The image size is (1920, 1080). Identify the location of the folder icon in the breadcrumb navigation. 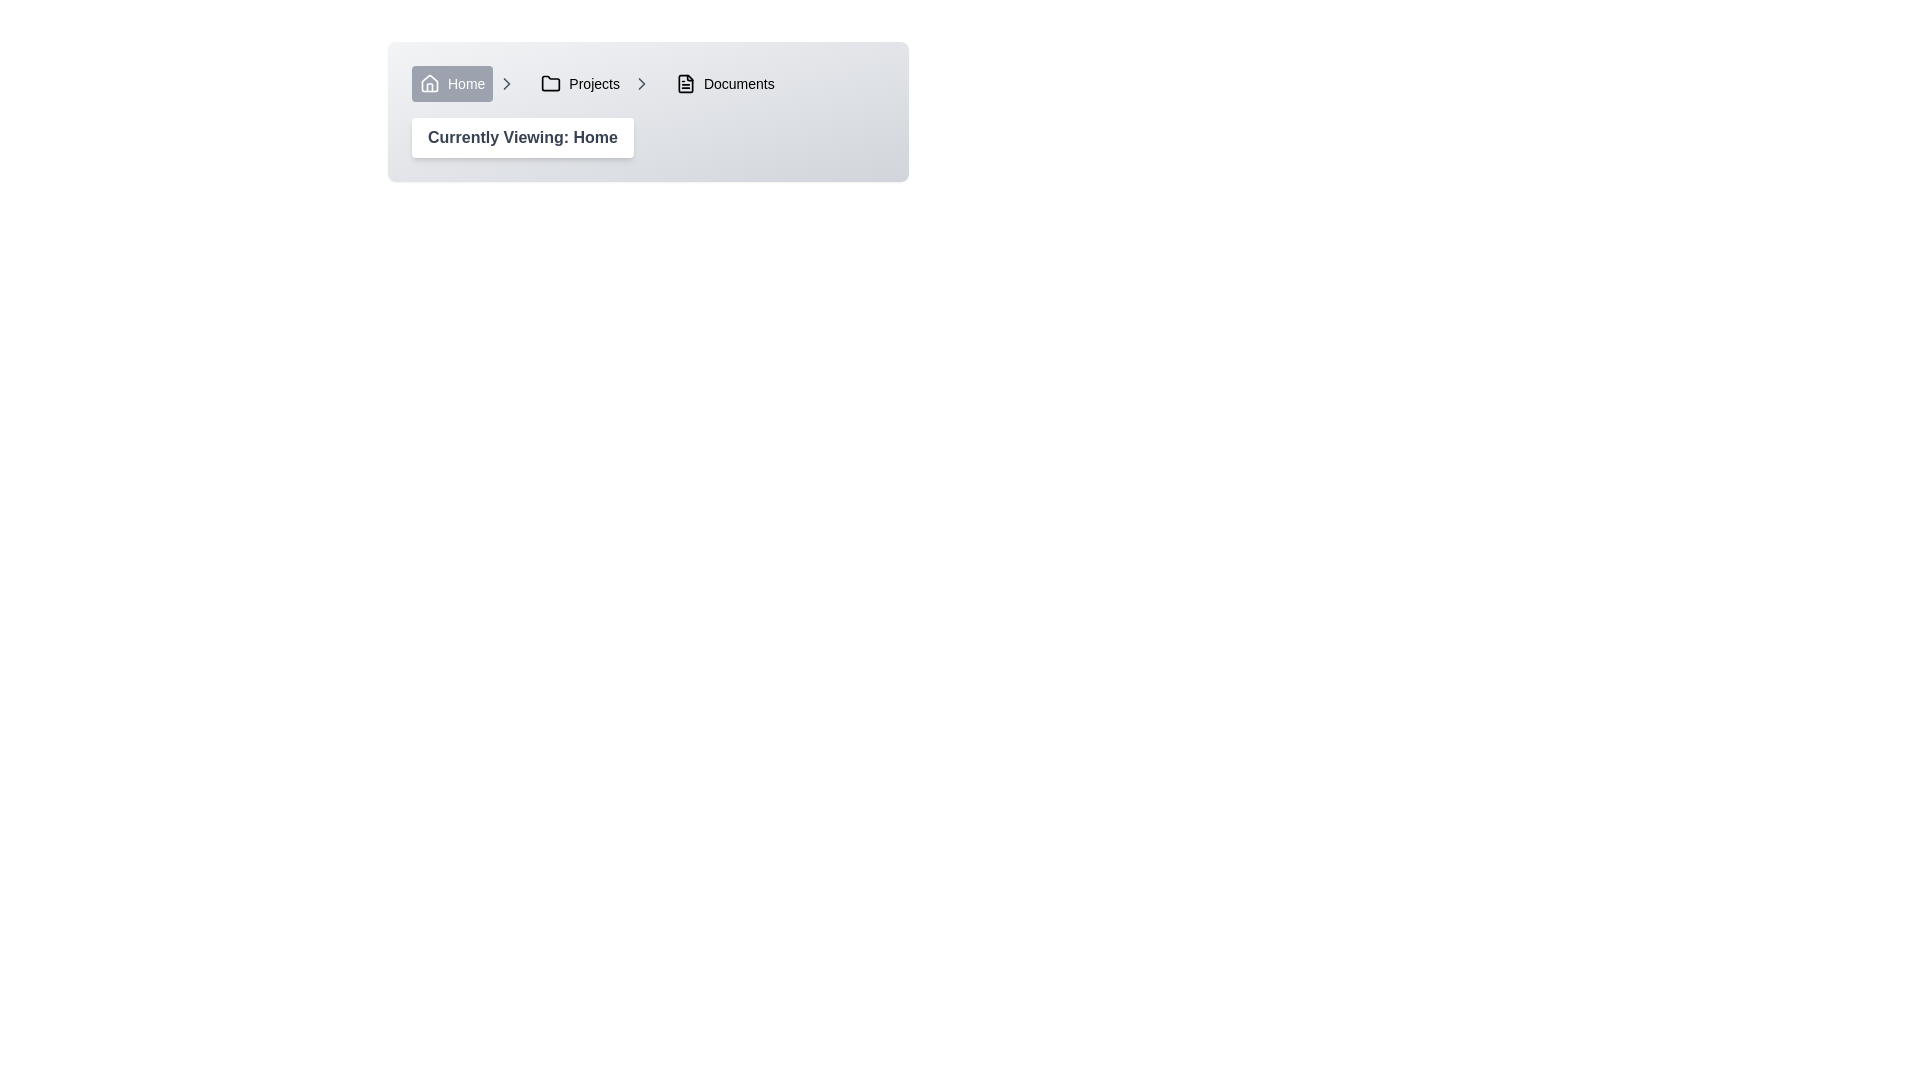
(551, 82).